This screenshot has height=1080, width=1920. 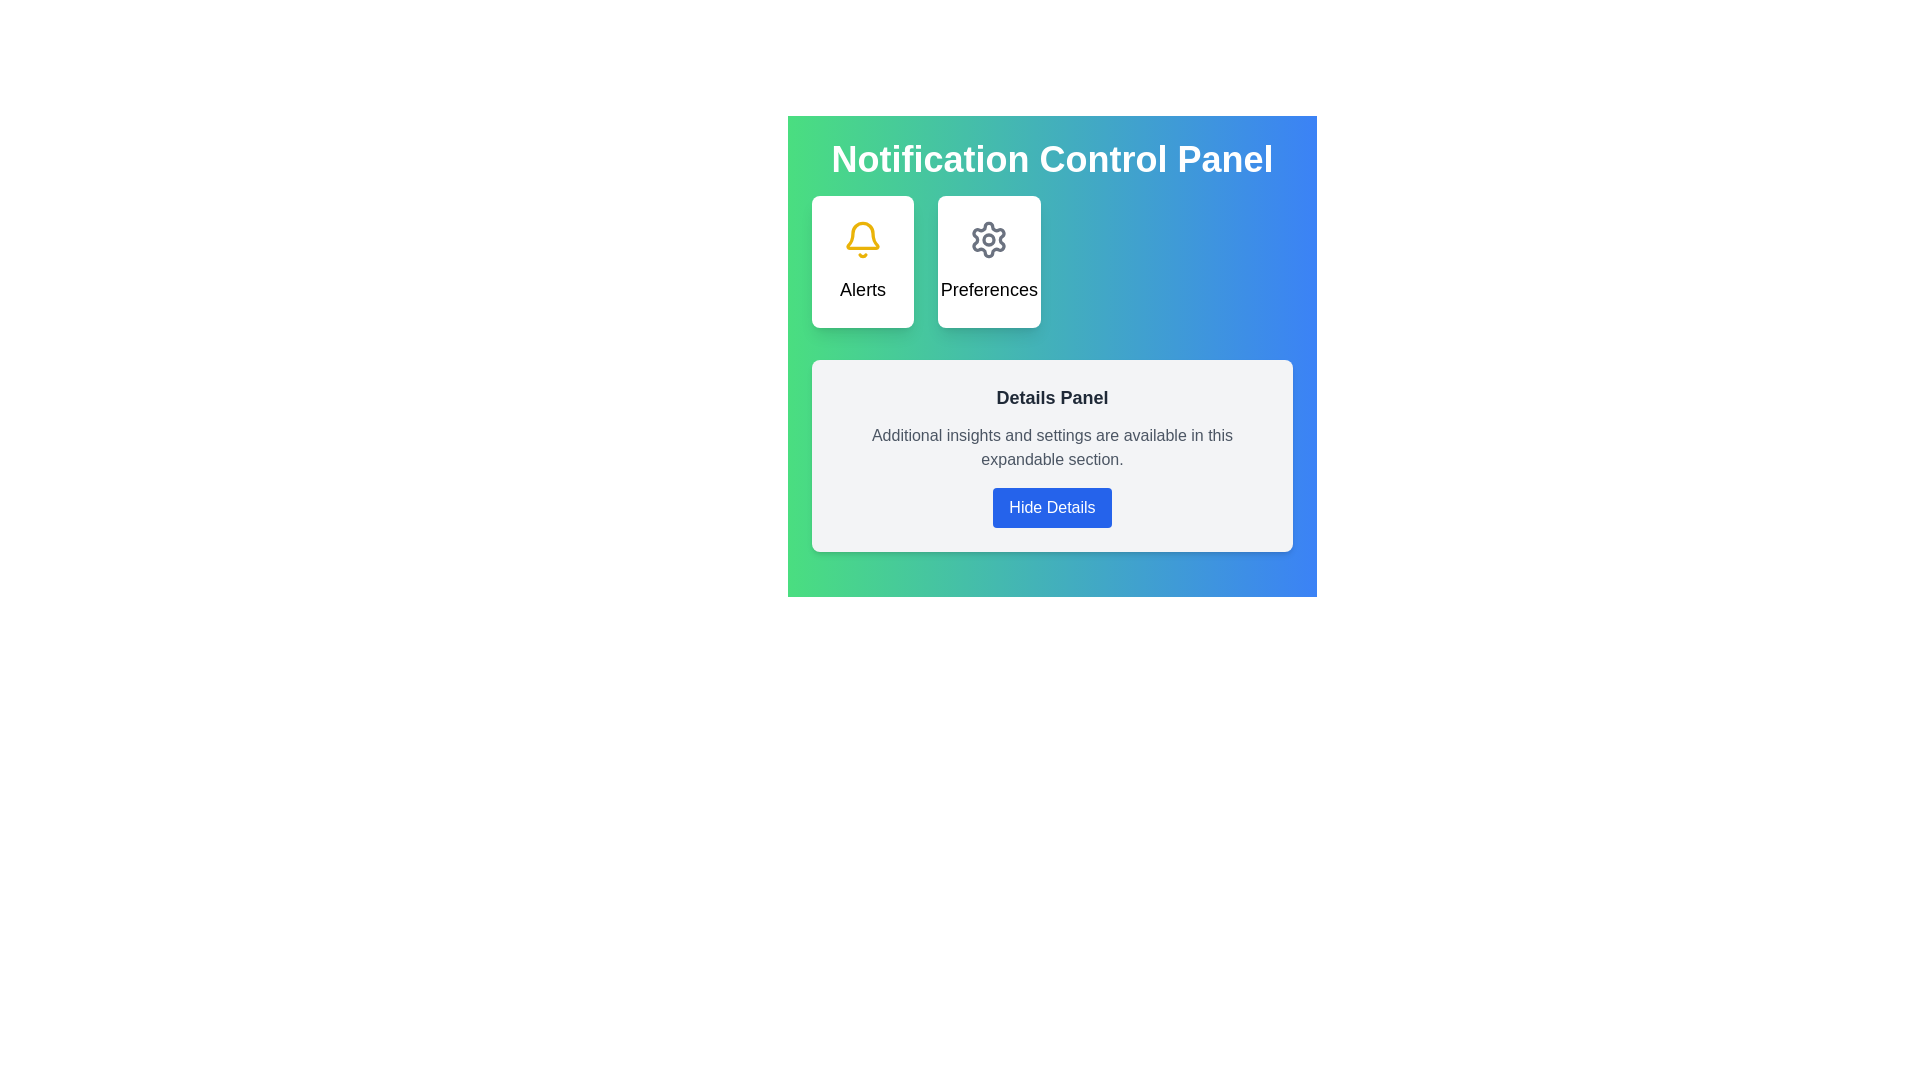 What do you see at coordinates (989, 238) in the screenshot?
I see `the Preferences icon, which visually represents the settings or customization entry point located to the right of the Alerts section within the Preferences category of the interface` at bounding box center [989, 238].